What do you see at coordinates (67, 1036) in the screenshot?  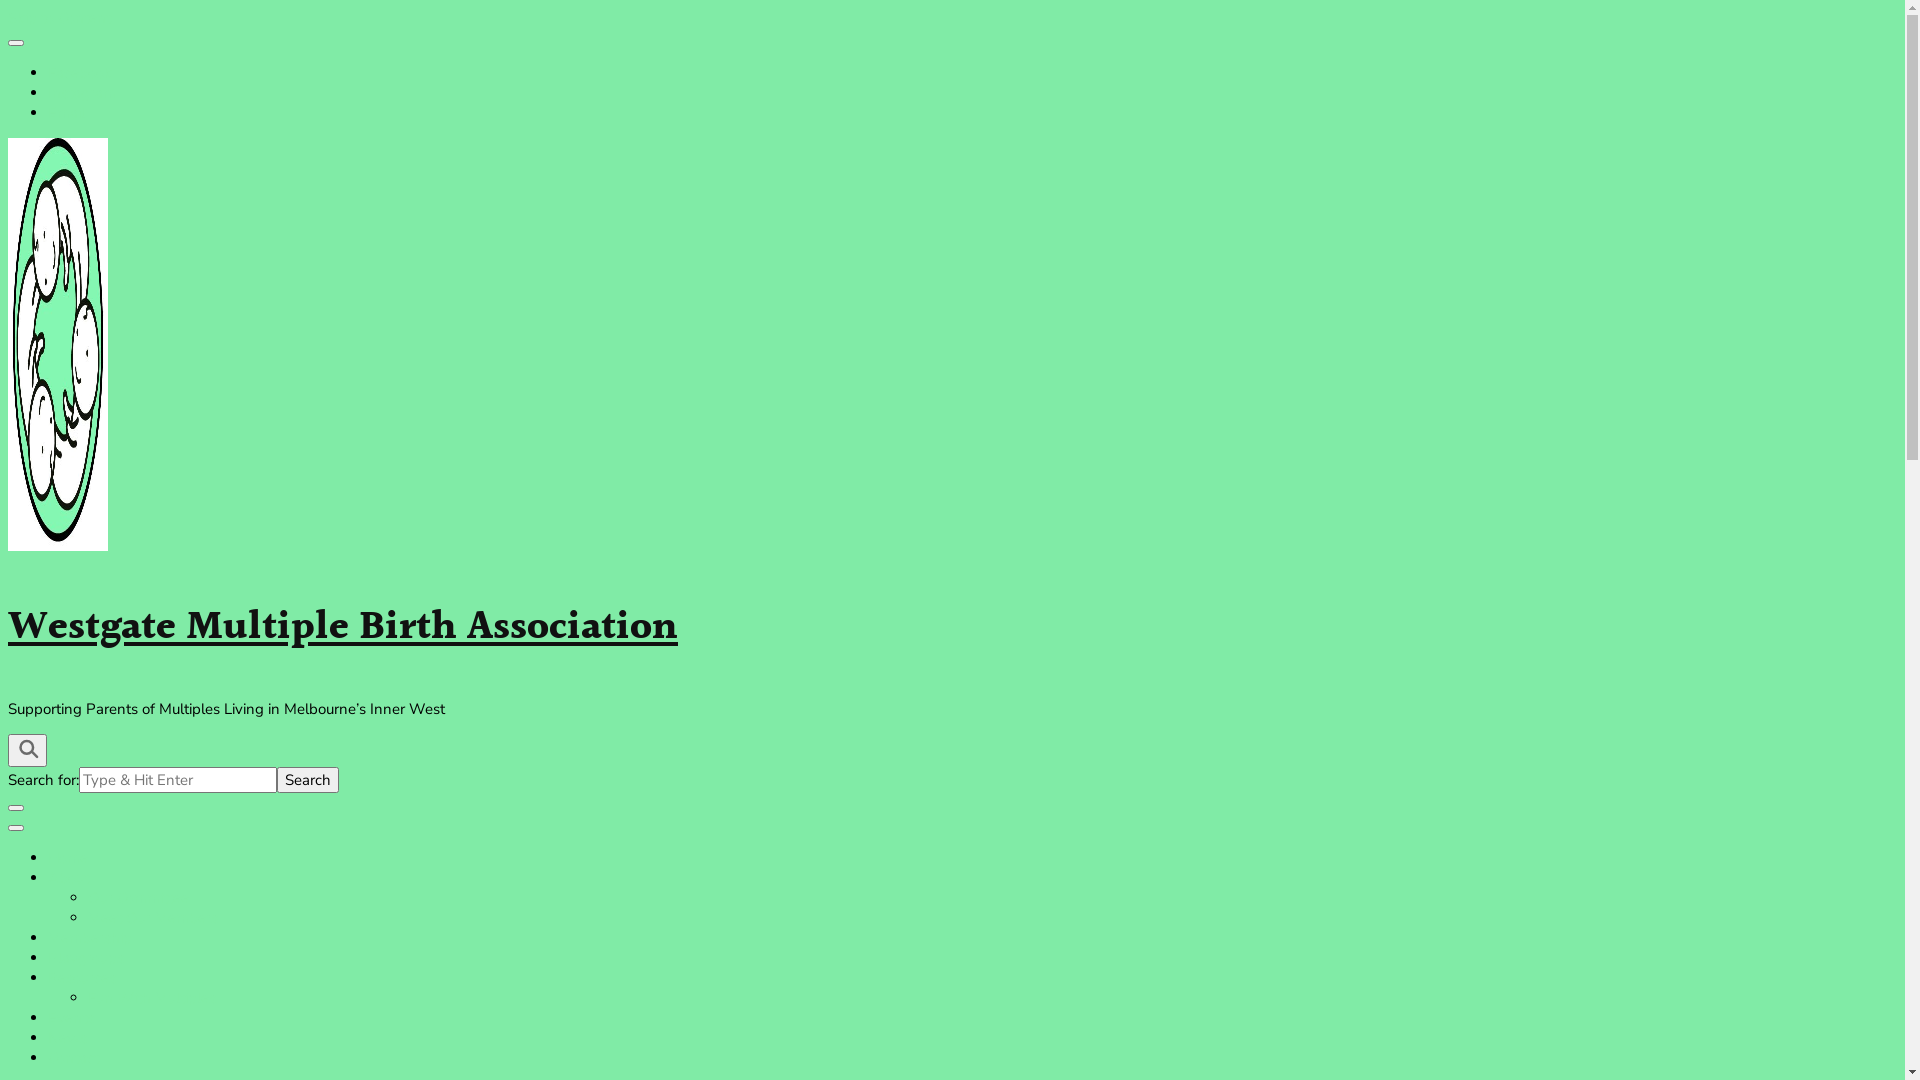 I see `'News'` at bounding box center [67, 1036].